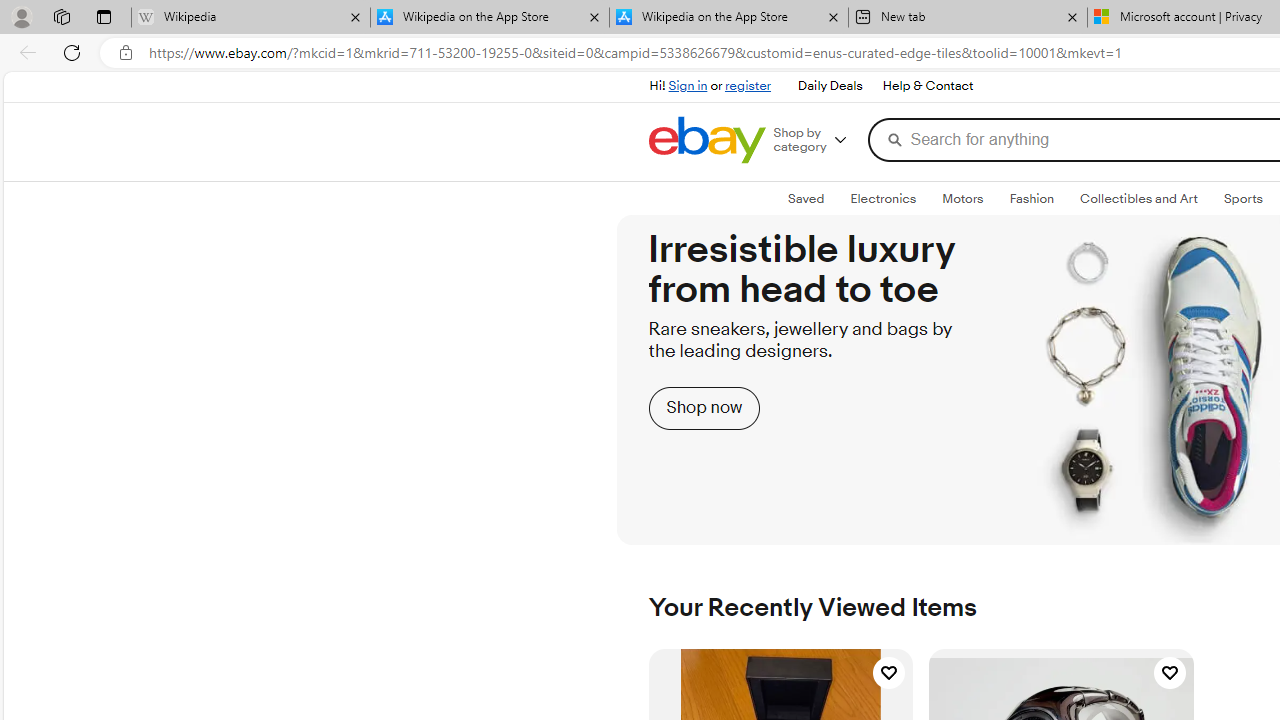  I want to click on 'FashionExpand: Fashion', so click(1031, 199).